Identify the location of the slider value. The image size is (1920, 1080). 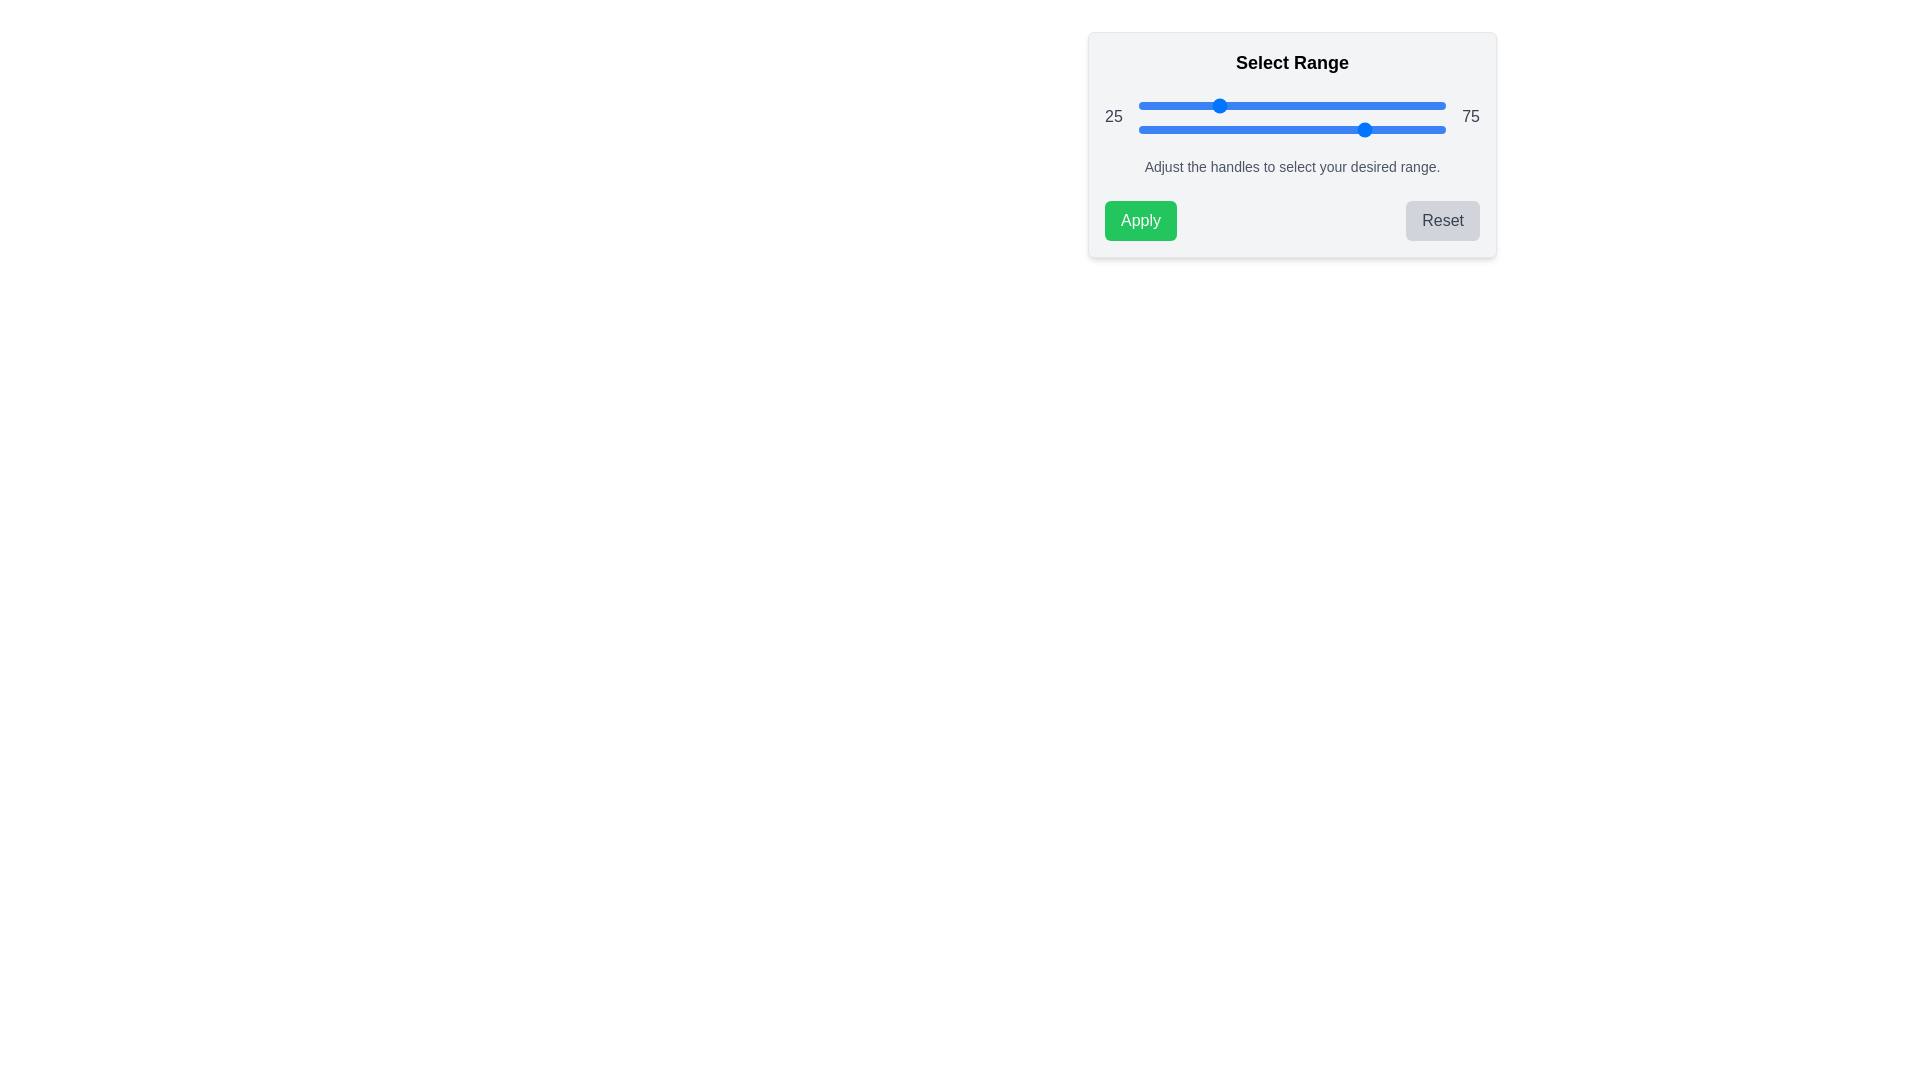
(1178, 130).